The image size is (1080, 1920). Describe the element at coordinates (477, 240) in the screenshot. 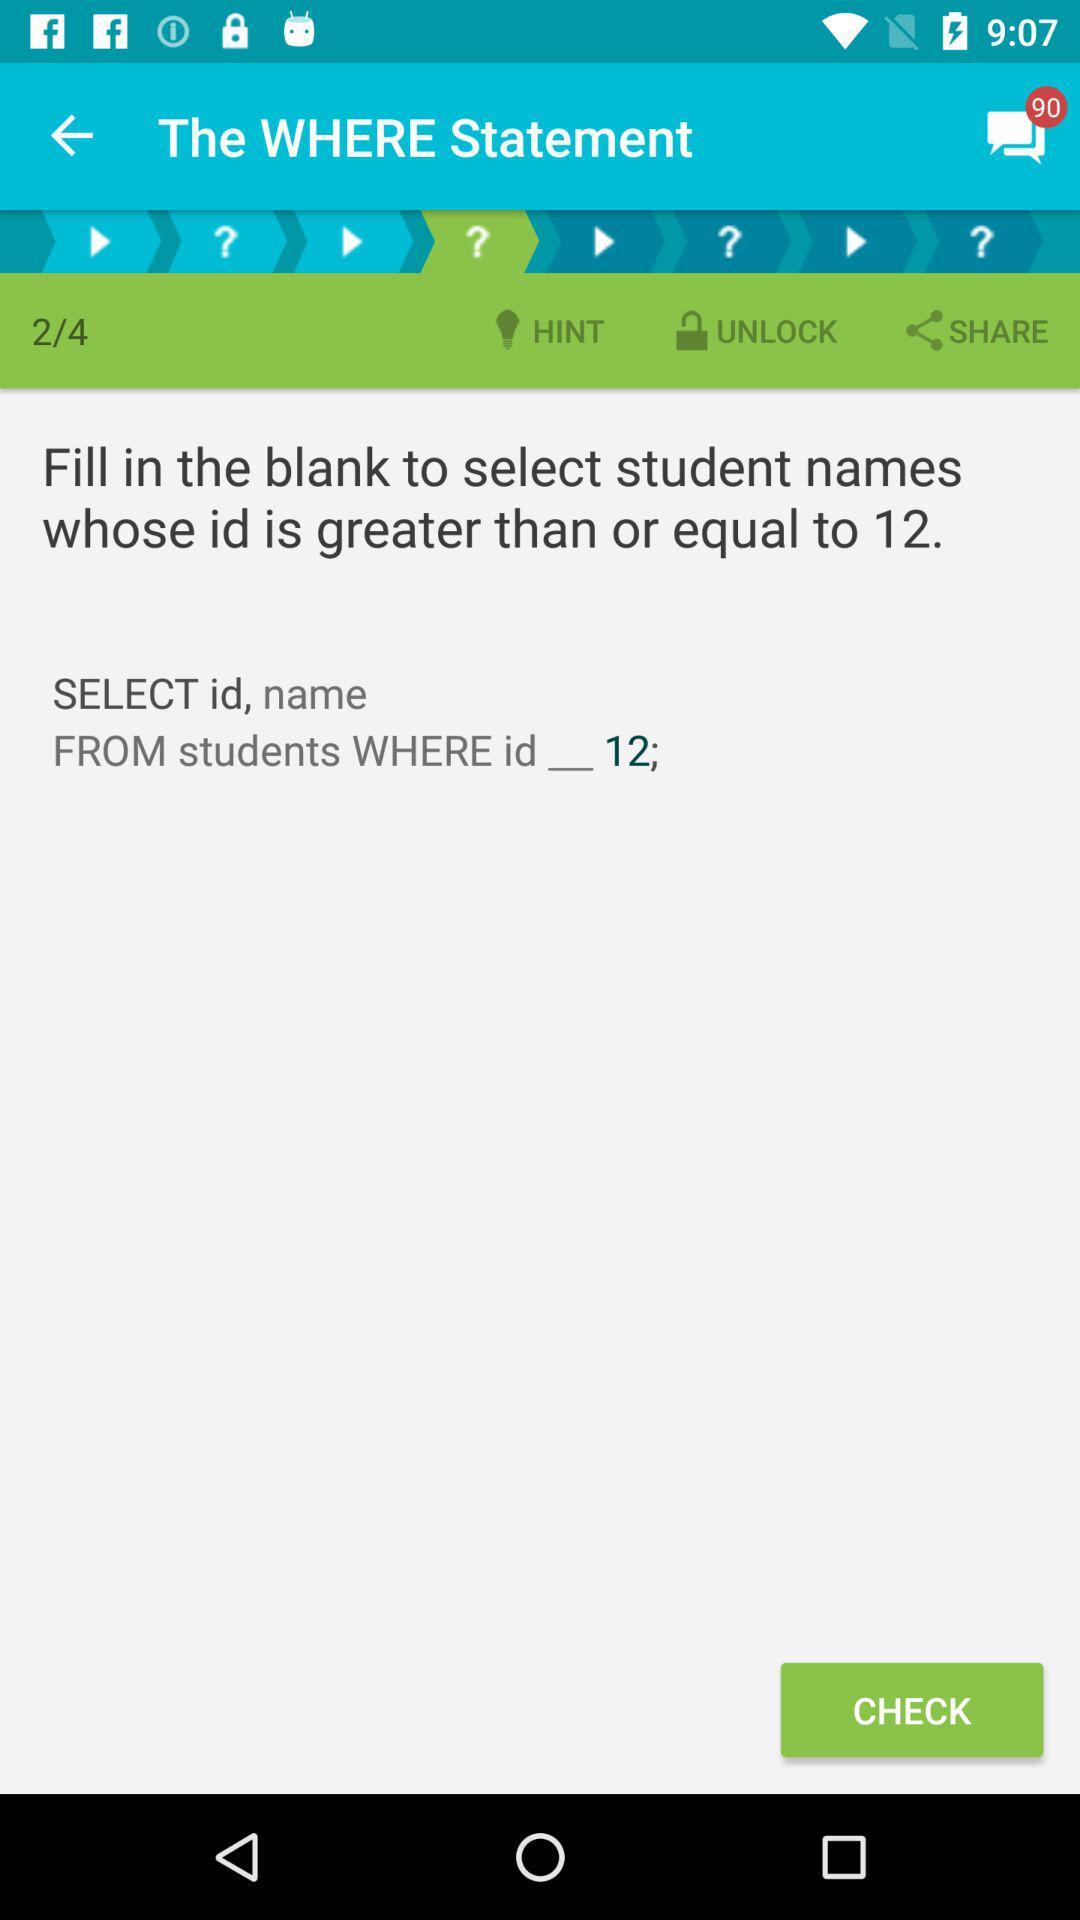

I see `question mark icone` at that location.